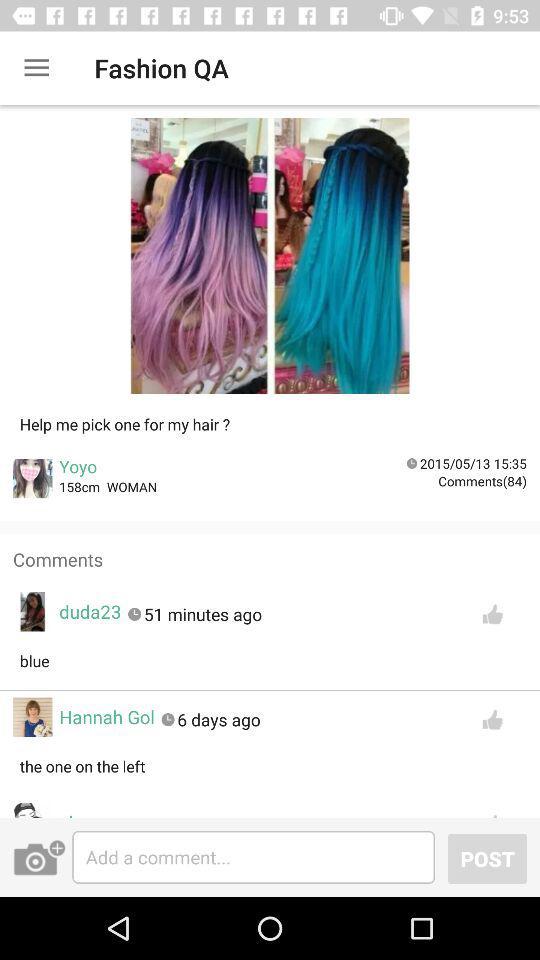 The image size is (540, 960). What do you see at coordinates (39, 856) in the screenshot?
I see `the photo icon` at bounding box center [39, 856].